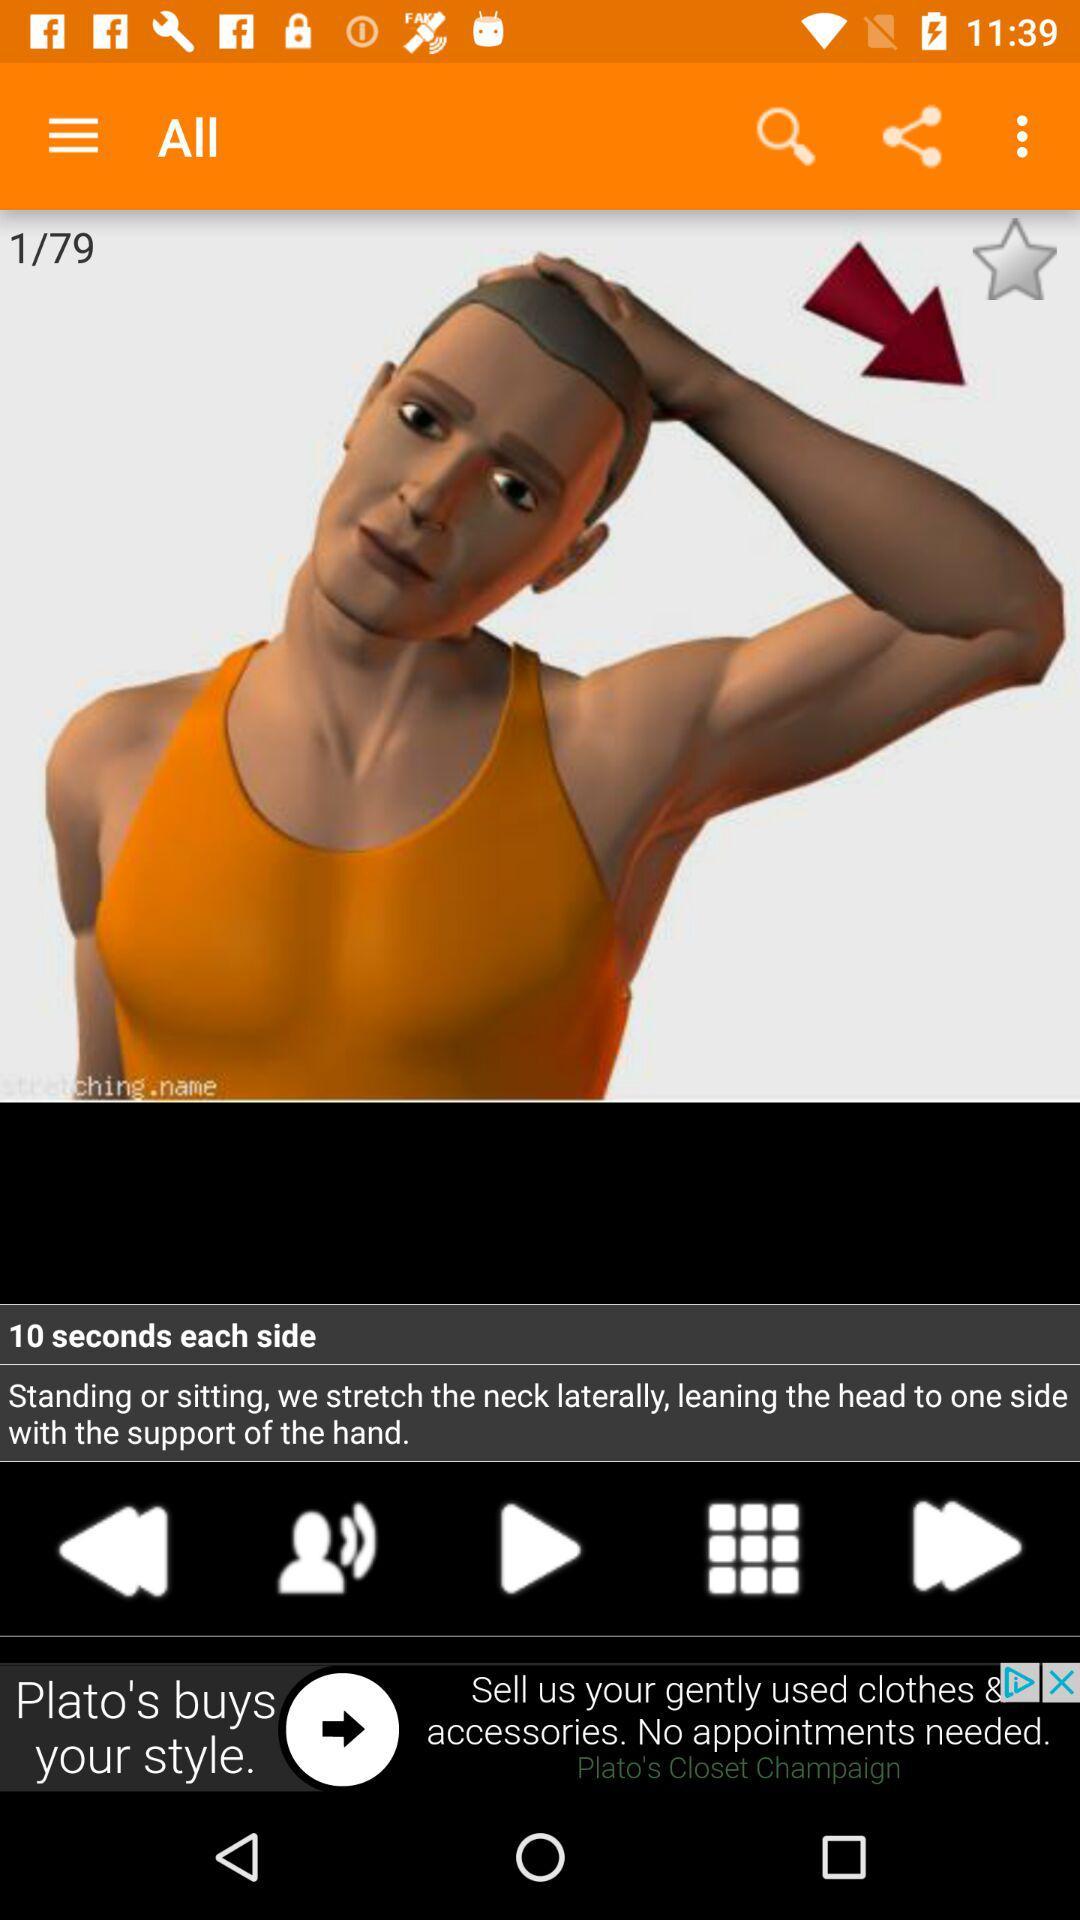  I want to click on cleck the star button which is in the right corner, so click(1014, 258).